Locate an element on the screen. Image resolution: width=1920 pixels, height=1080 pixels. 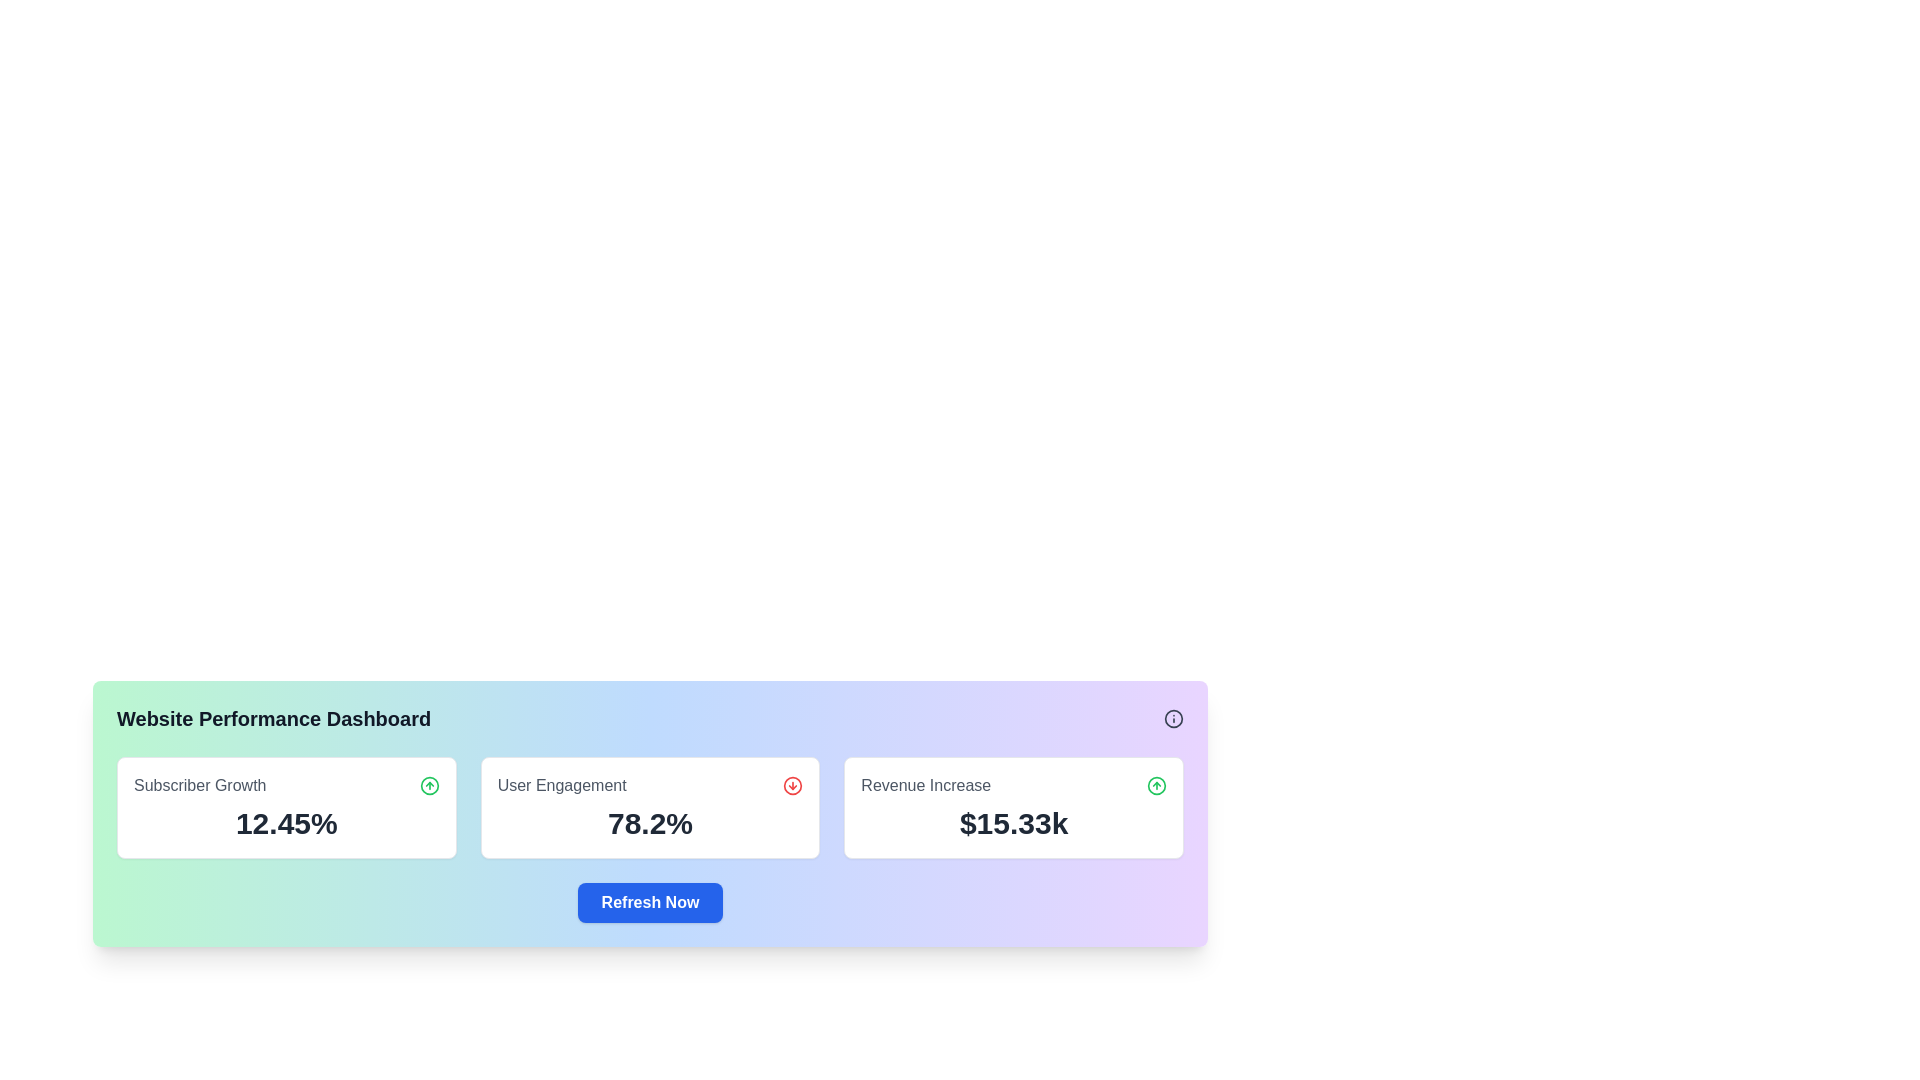
the state of the SVG Circle indicator located within the green-themed button, which is centrally positioned on the same row as the 'Subscriber Growth' label and percentage is located at coordinates (1156, 785).